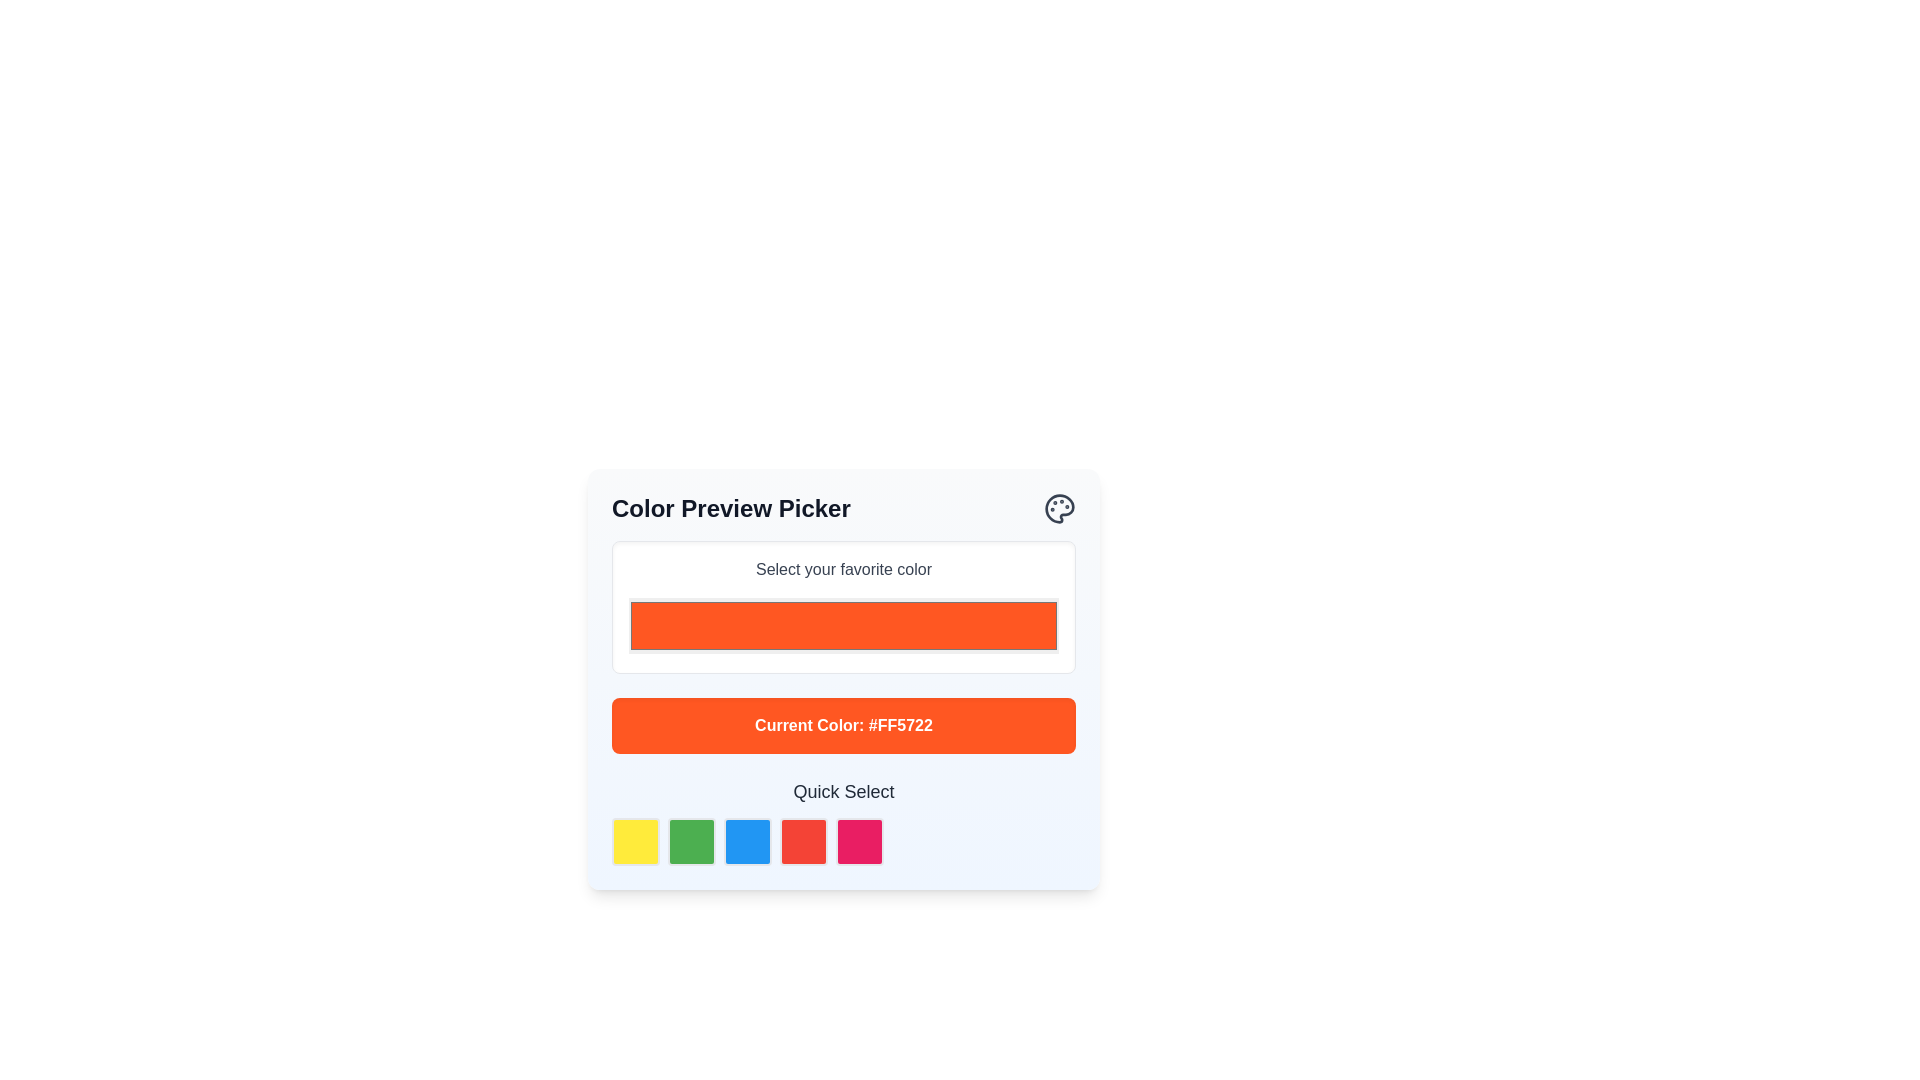  What do you see at coordinates (634, 841) in the screenshot?
I see `the yellow square-shaped button with rounded corners and a gray border located in the bottom-left corner of the 'Quick Select' row` at bounding box center [634, 841].